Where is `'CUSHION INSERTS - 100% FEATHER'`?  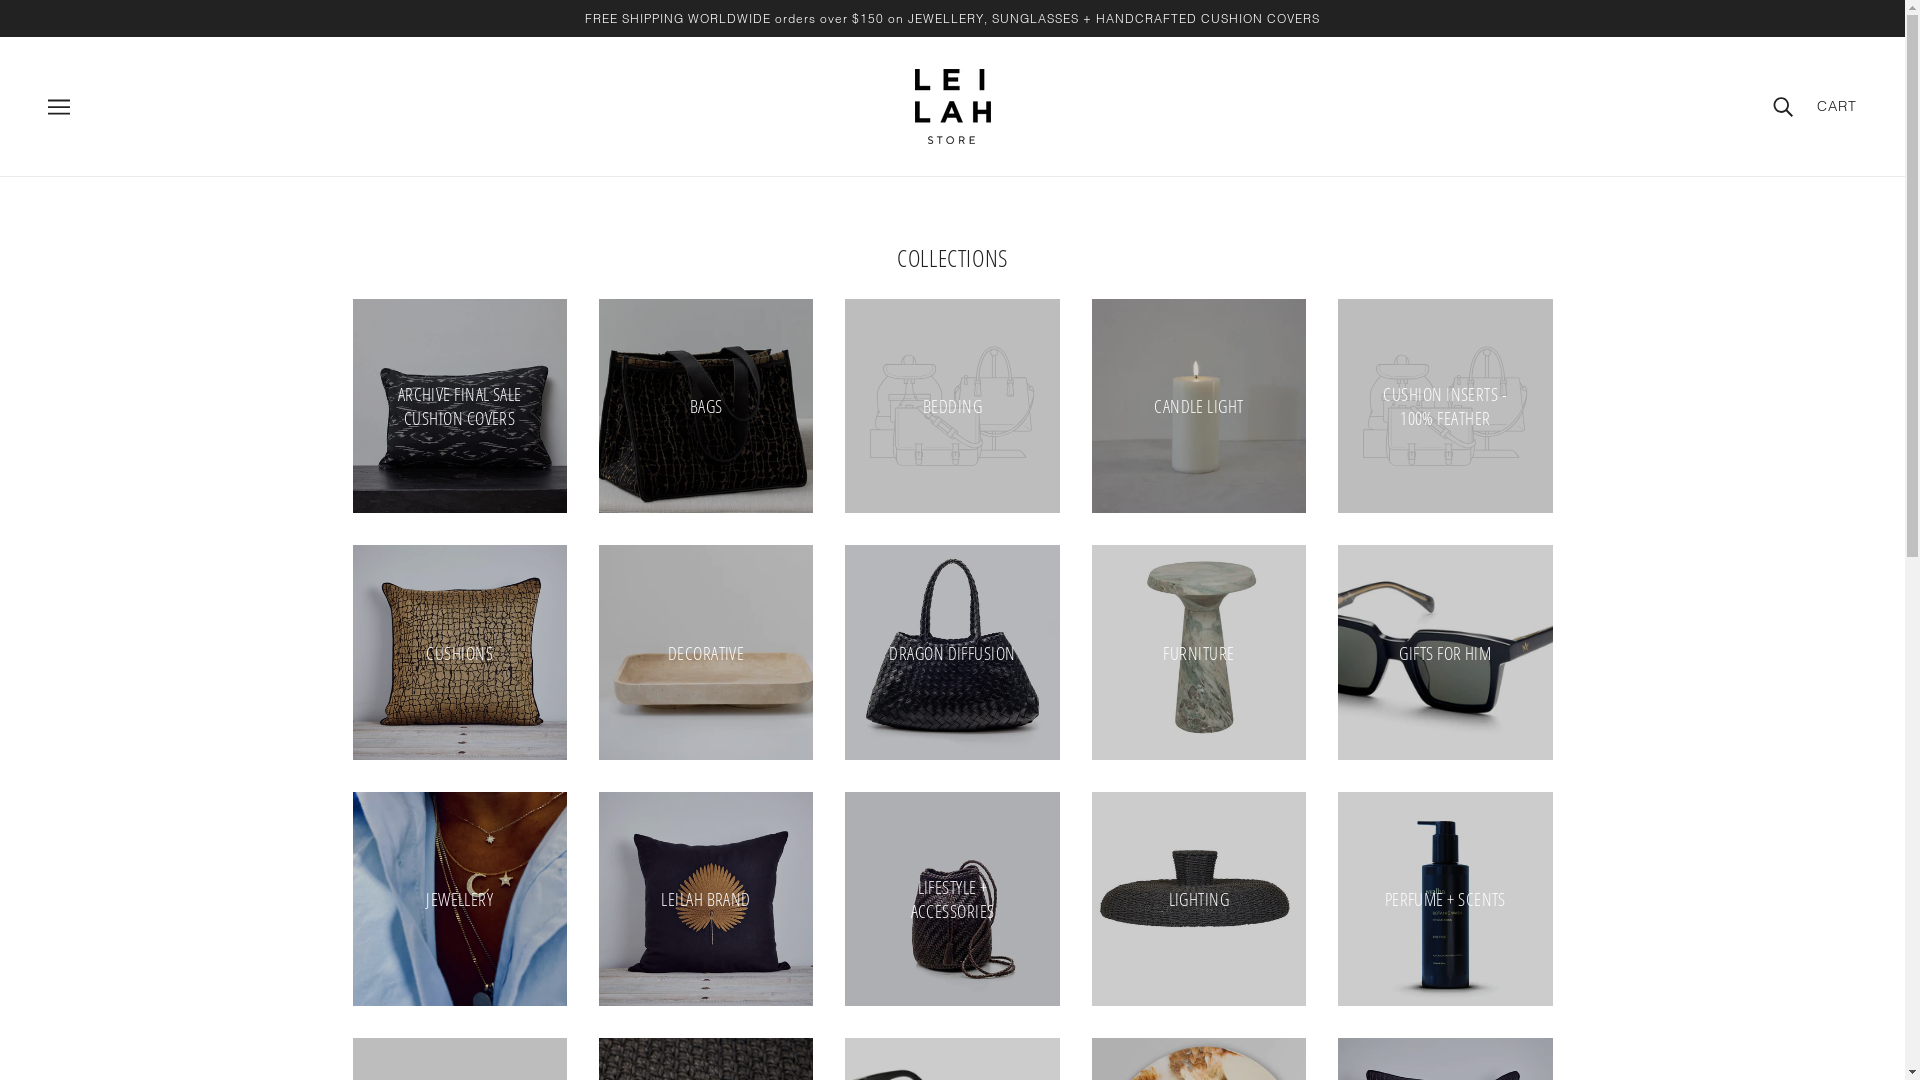
'CUSHION INSERTS - 100% FEATHER' is located at coordinates (1444, 405).